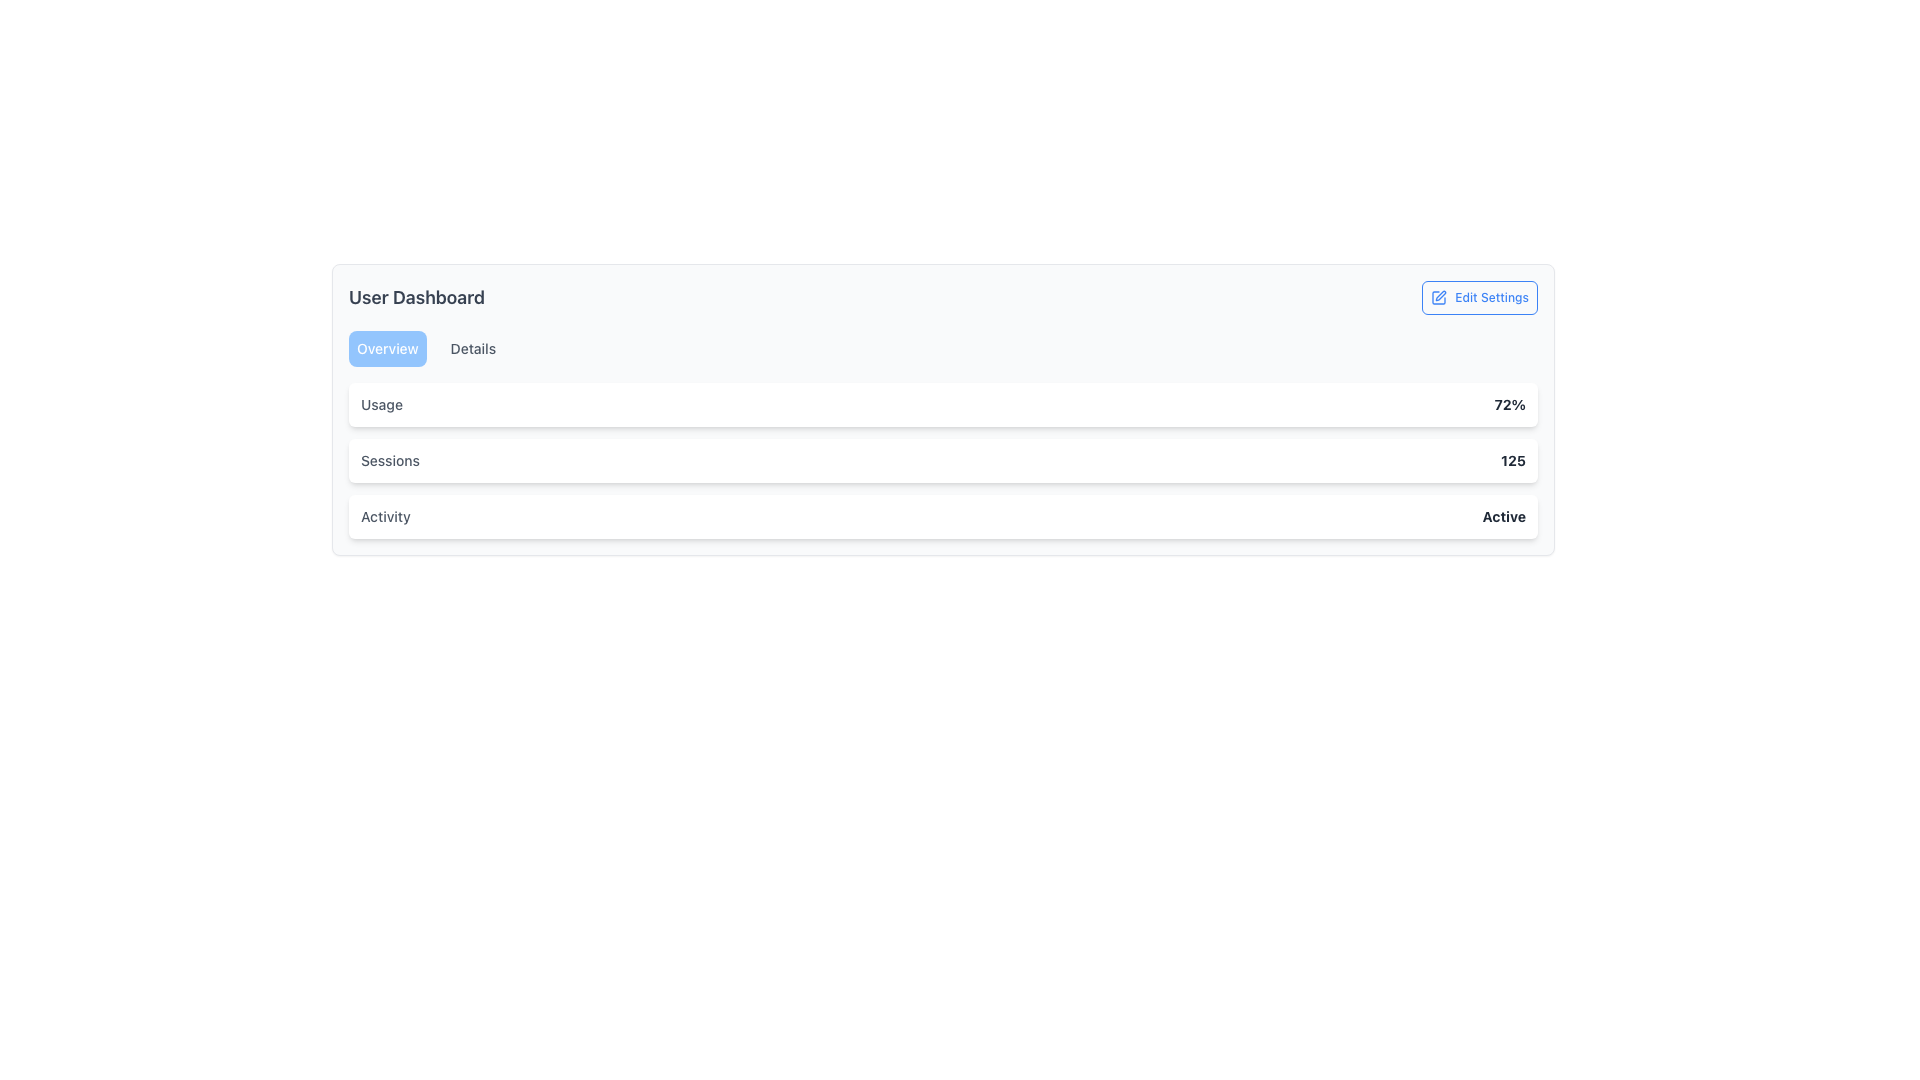 The width and height of the screenshot is (1920, 1080). What do you see at coordinates (387, 347) in the screenshot?
I see `the 'Overview' button, which is a light blue rectangular button with white text and rounded corners located in the top-left of the navigation bar` at bounding box center [387, 347].